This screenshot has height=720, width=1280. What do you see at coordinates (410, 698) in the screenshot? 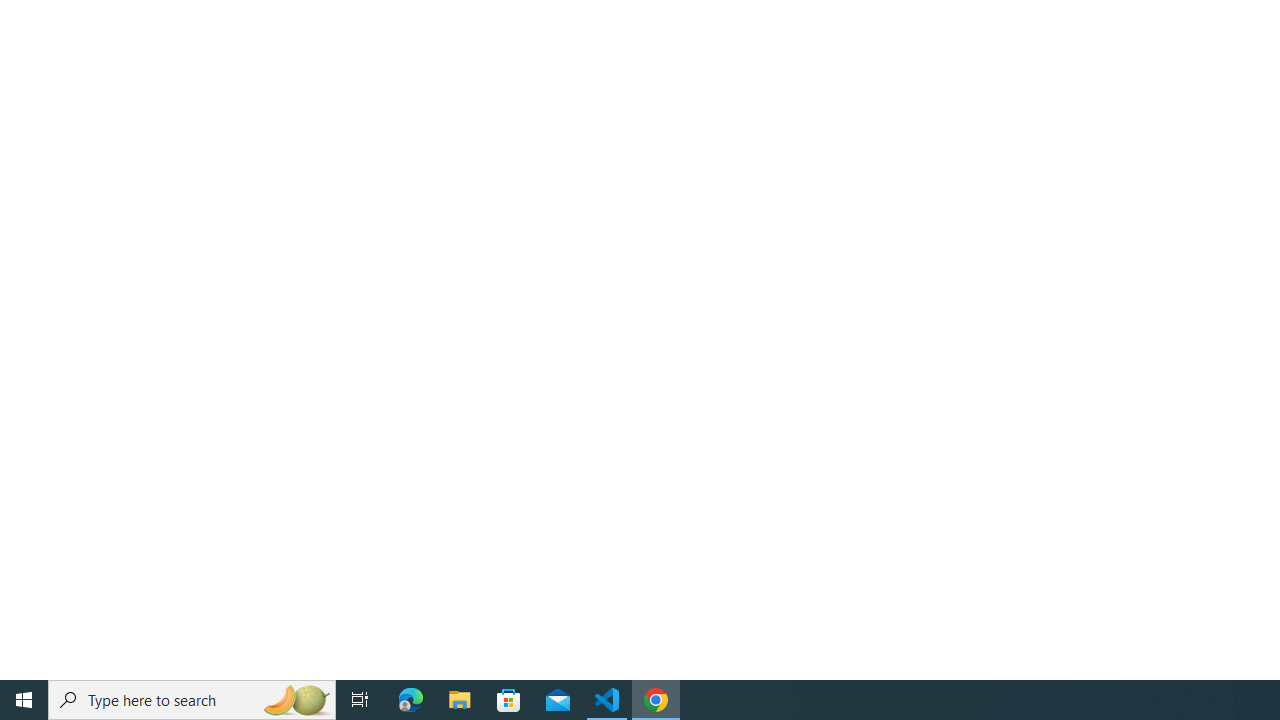
I see `'Microsoft Edge'` at bounding box center [410, 698].